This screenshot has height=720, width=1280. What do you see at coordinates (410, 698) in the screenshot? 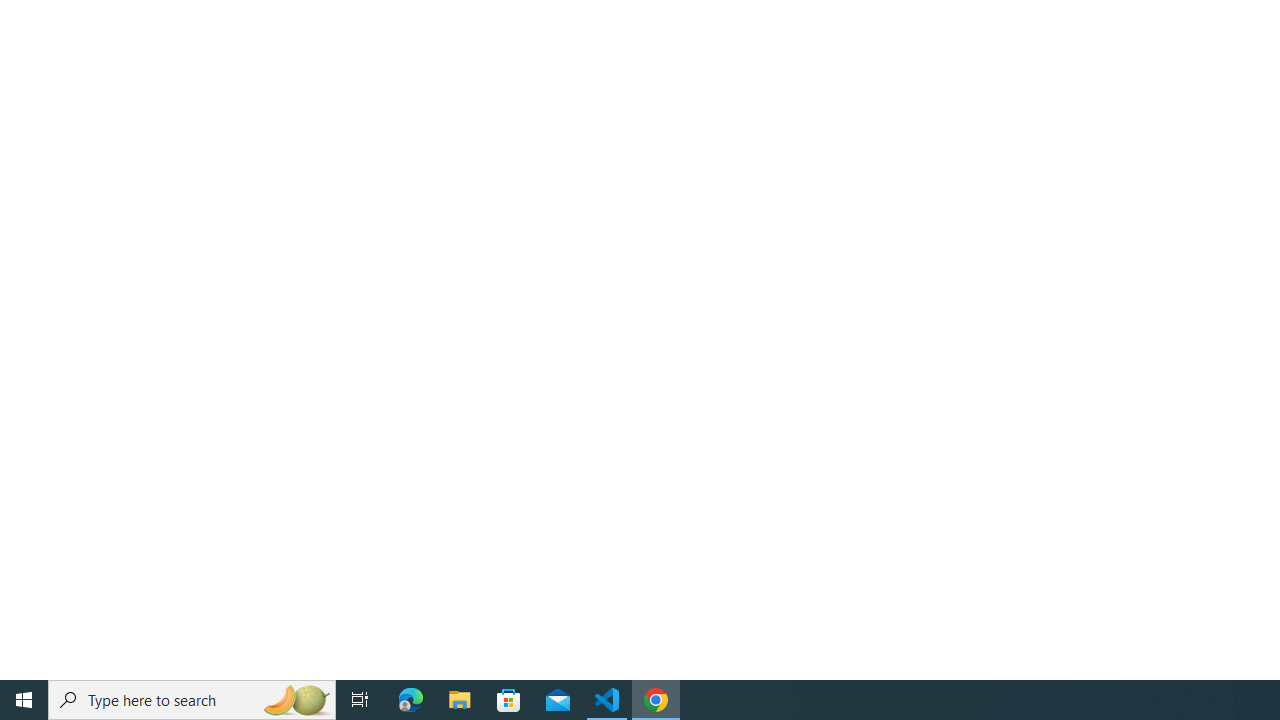
I see `'Microsoft Edge'` at bounding box center [410, 698].